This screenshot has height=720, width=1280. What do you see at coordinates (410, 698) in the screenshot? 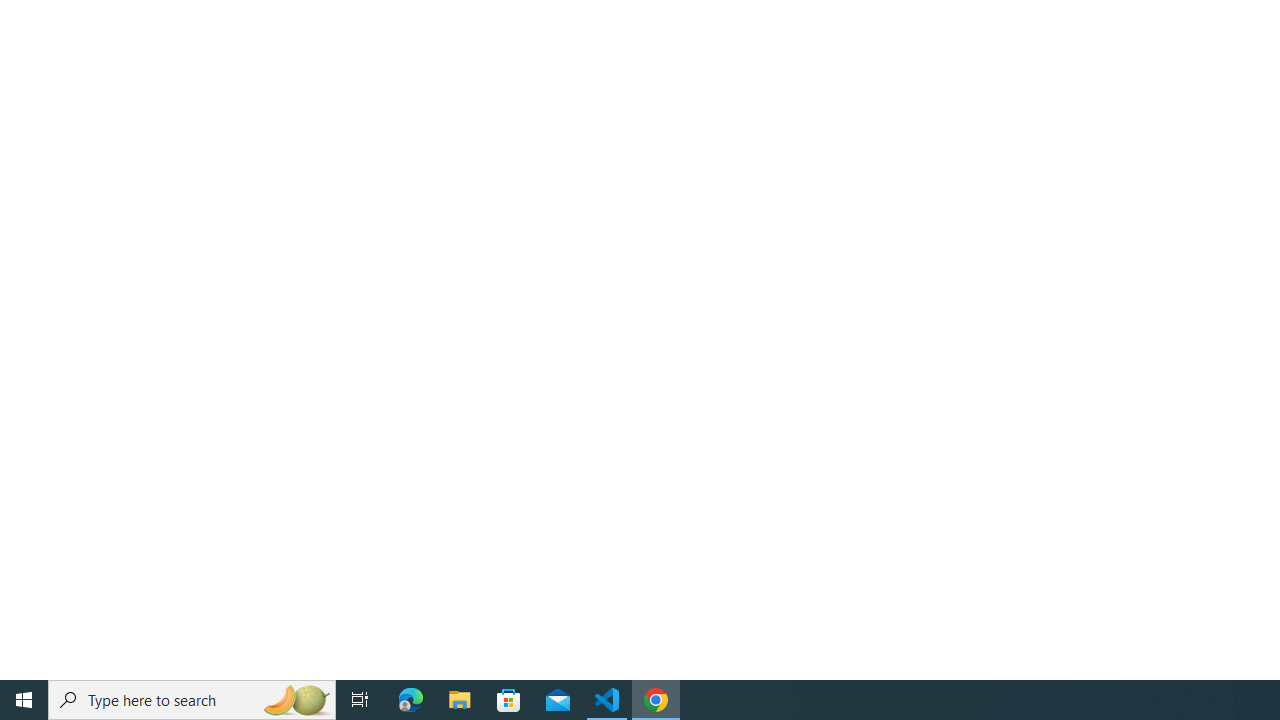
I see `'Microsoft Edge'` at bounding box center [410, 698].